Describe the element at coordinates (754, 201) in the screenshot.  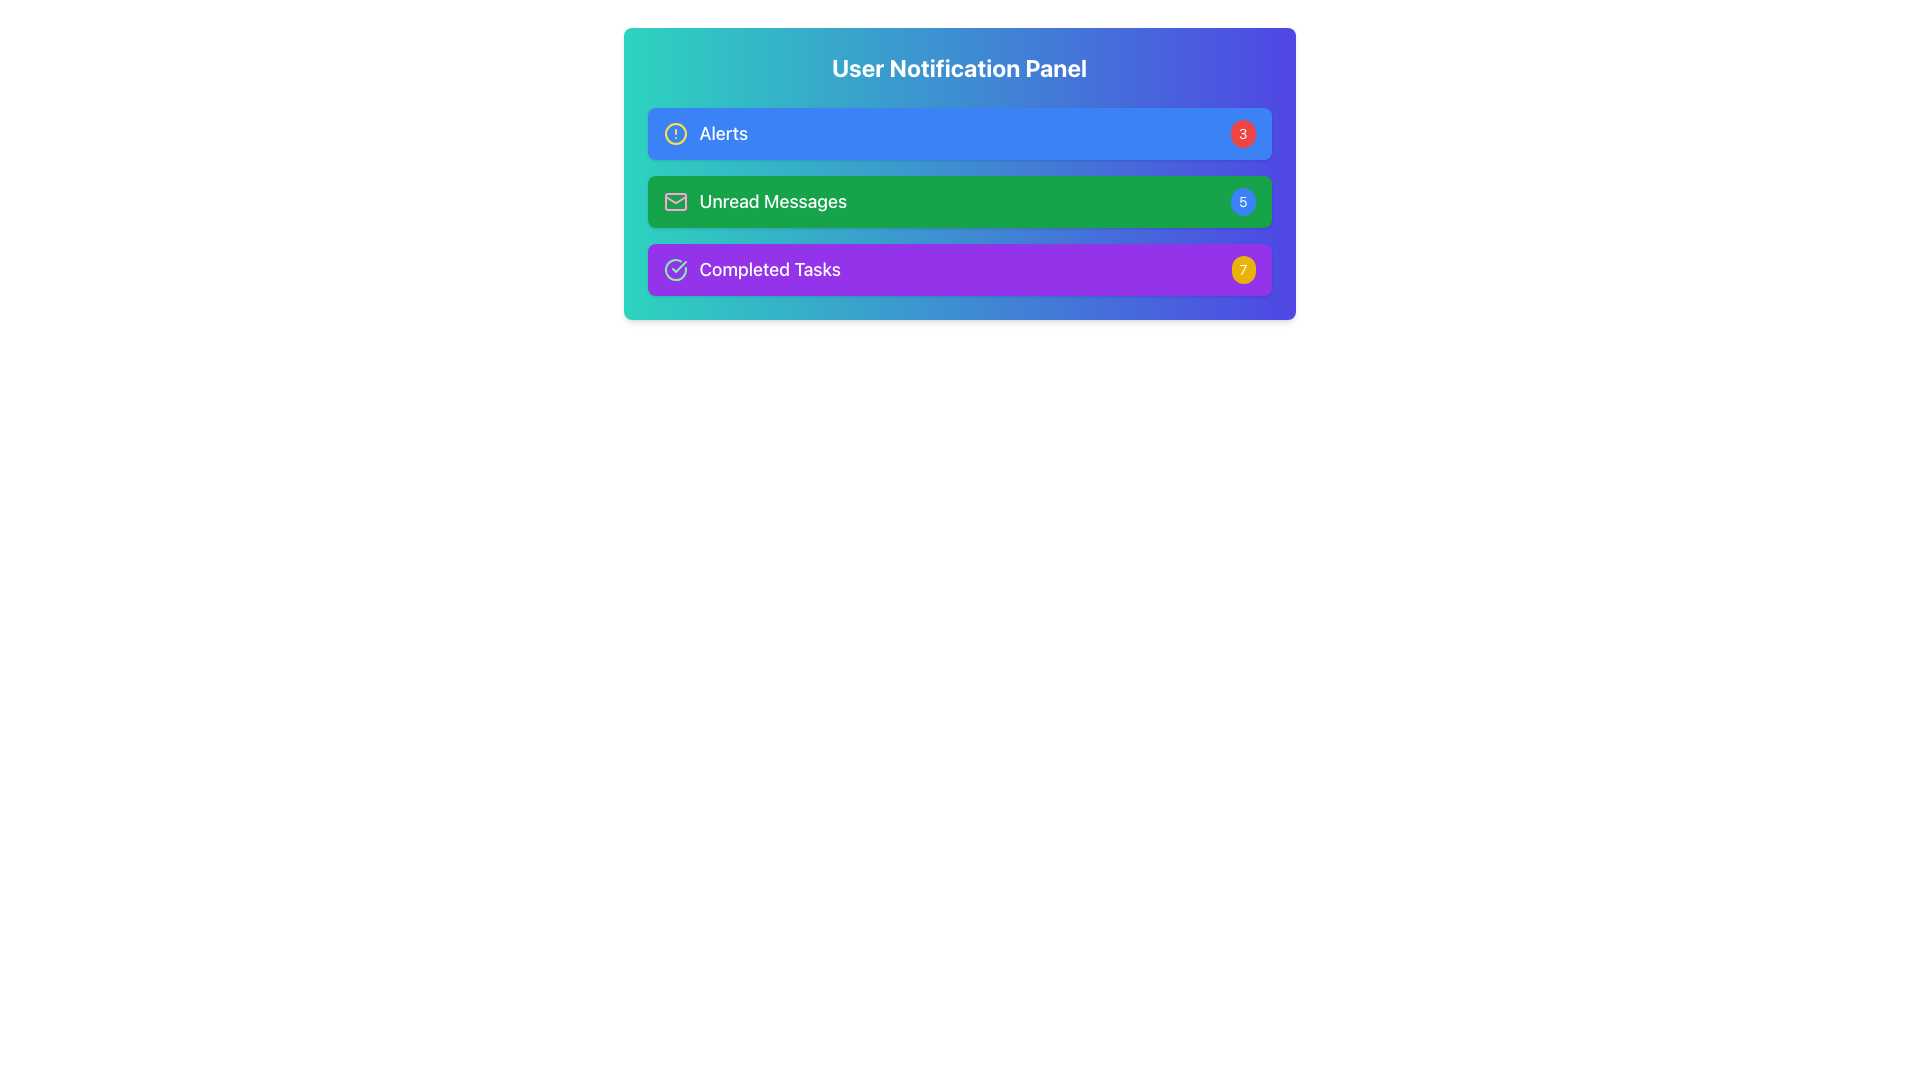
I see `the informational label displaying an icon of a pink mail envelope and the text 'Unread Messages' on a green background within the notification panel` at that location.